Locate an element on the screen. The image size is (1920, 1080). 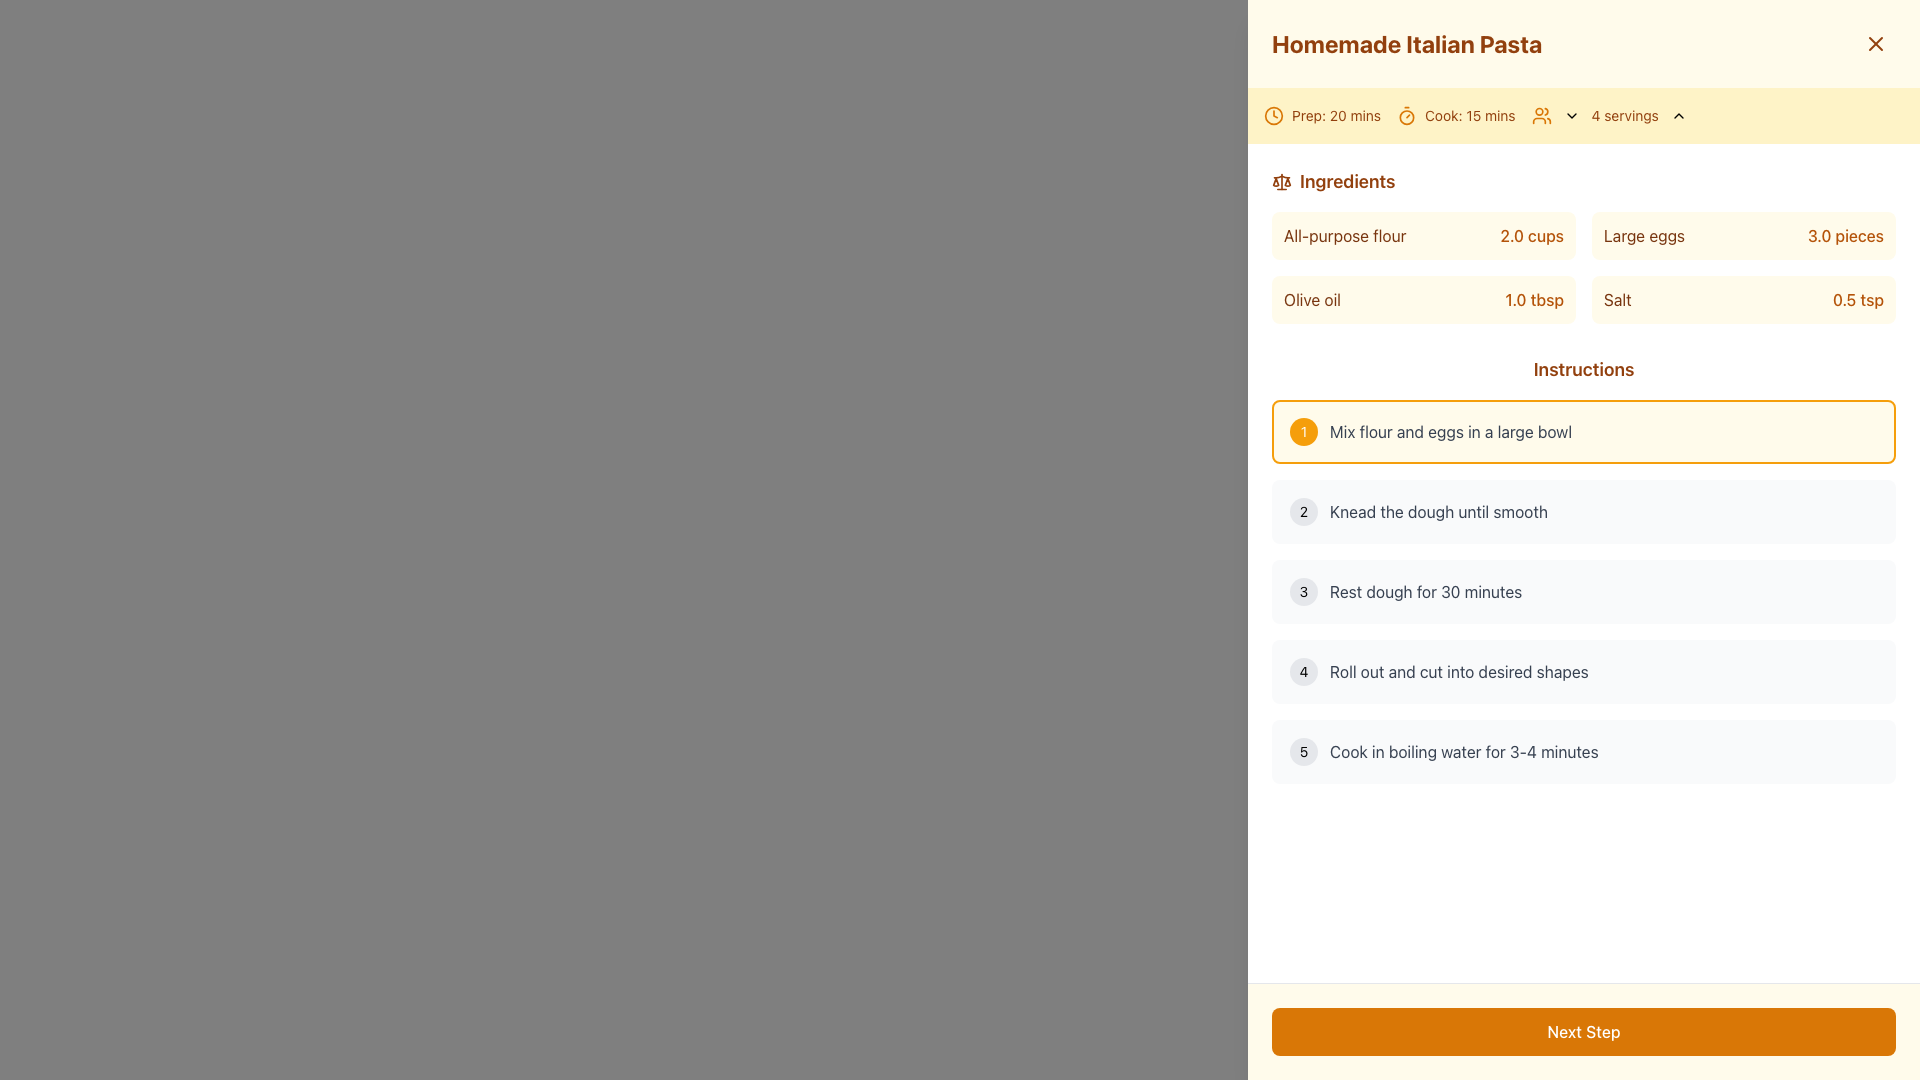
the dropdown toggle button located to the left of the '4 servings' label is located at coordinates (1570, 115).